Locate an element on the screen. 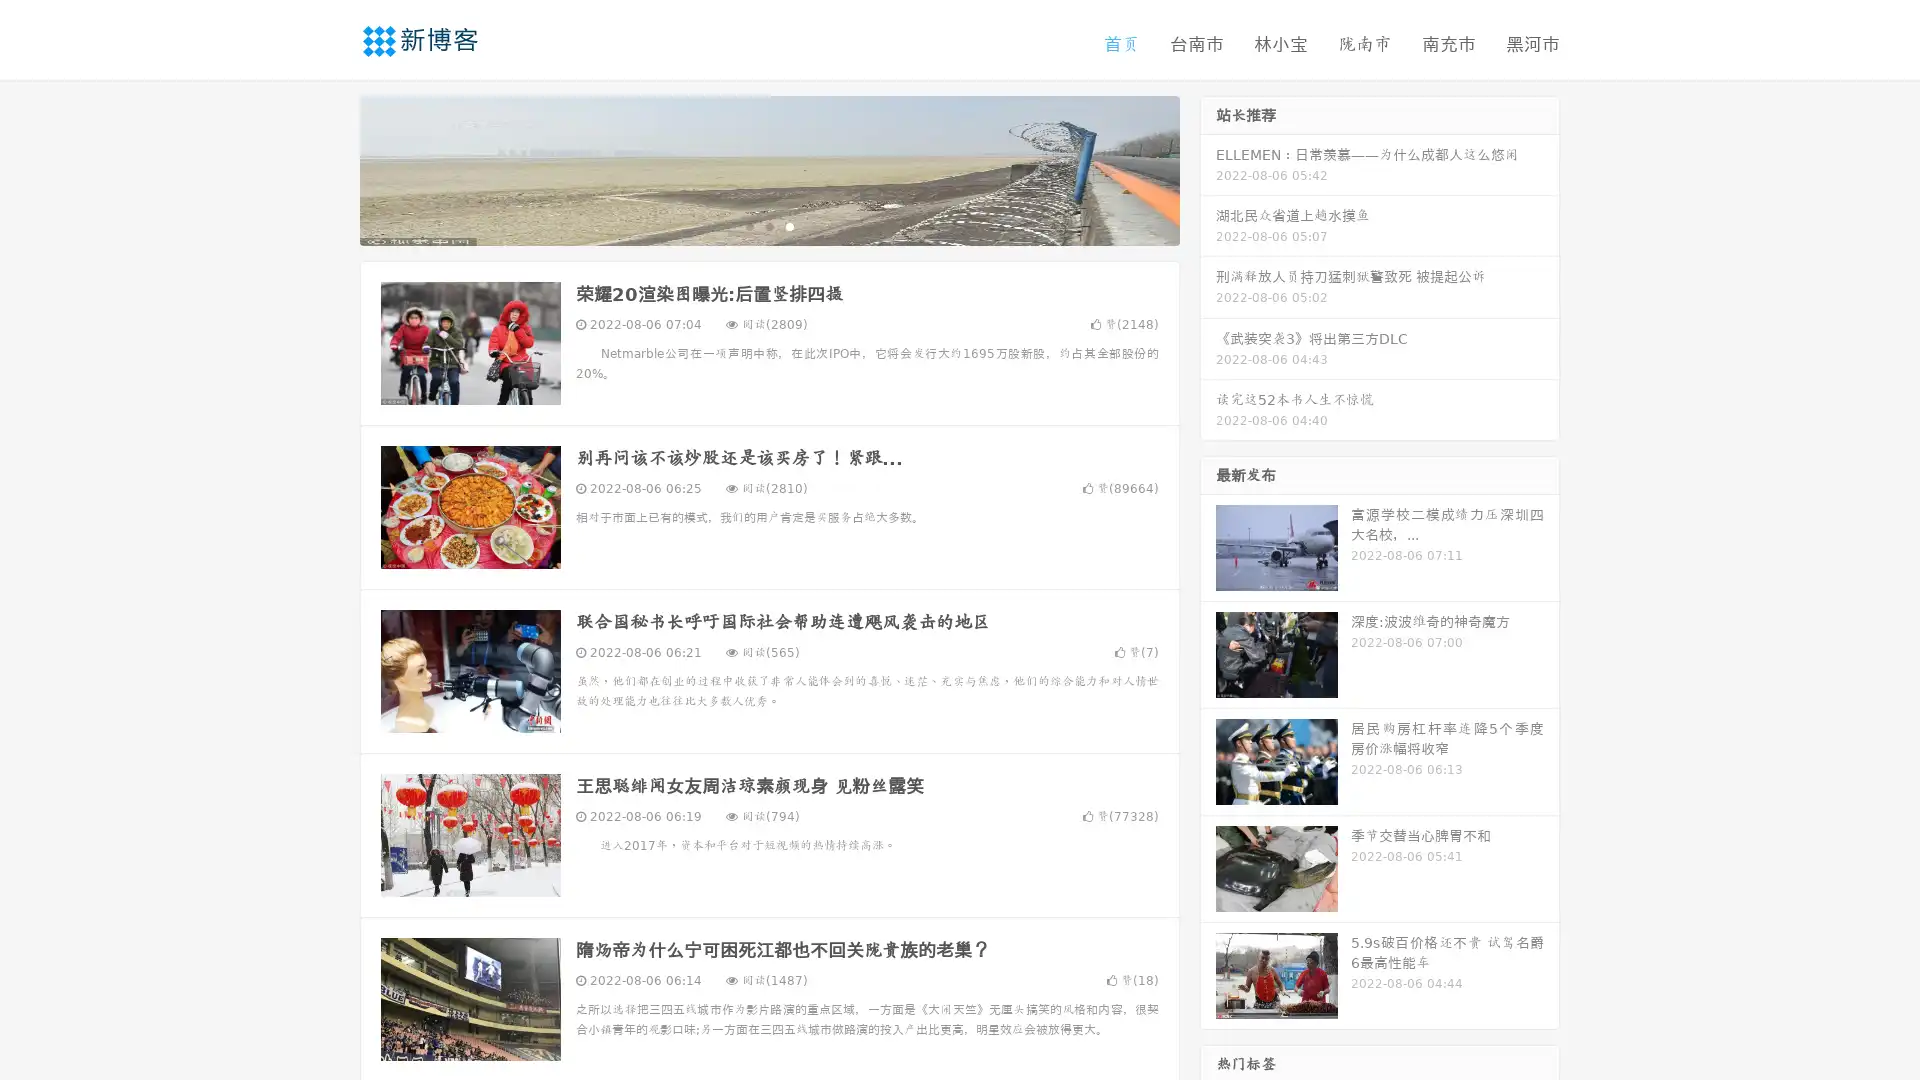  Go to slide 1 is located at coordinates (748, 225).